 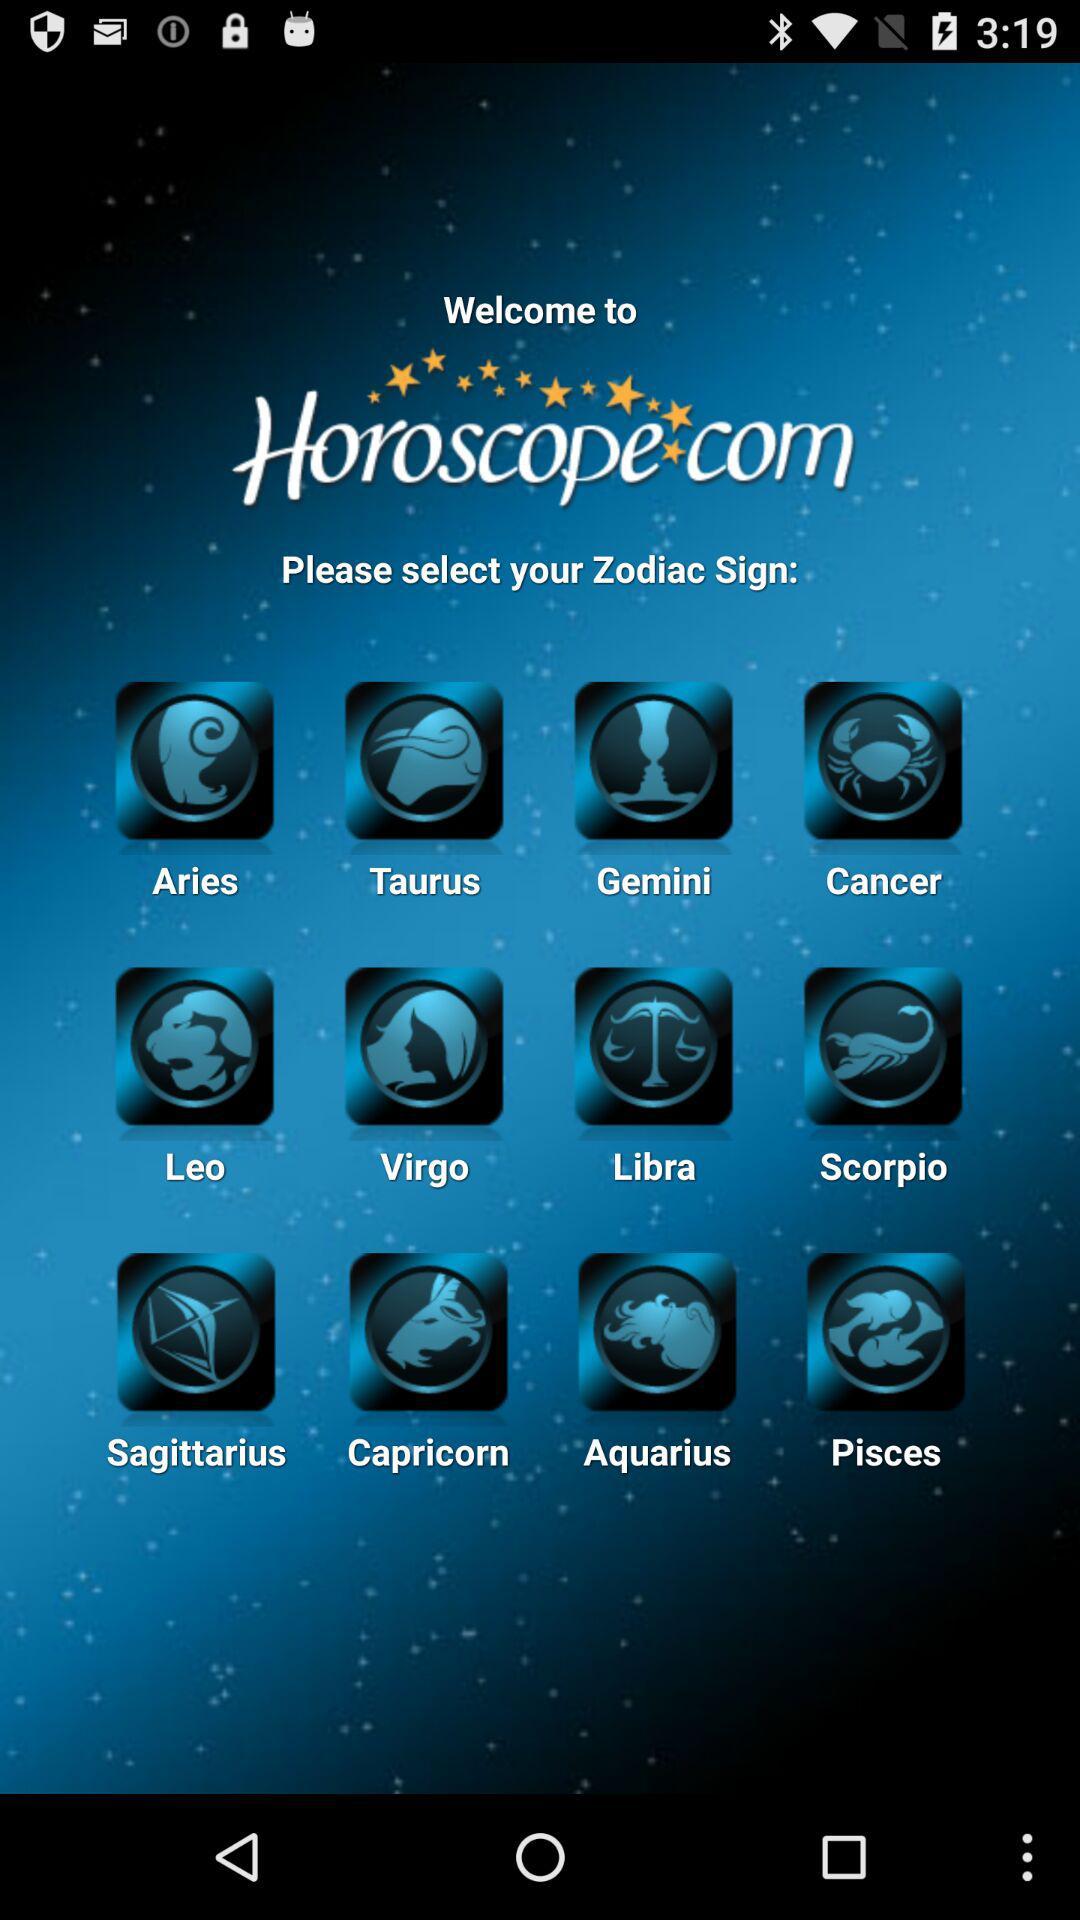 I want to click on zodiac details, so click(x=196, y=1329).